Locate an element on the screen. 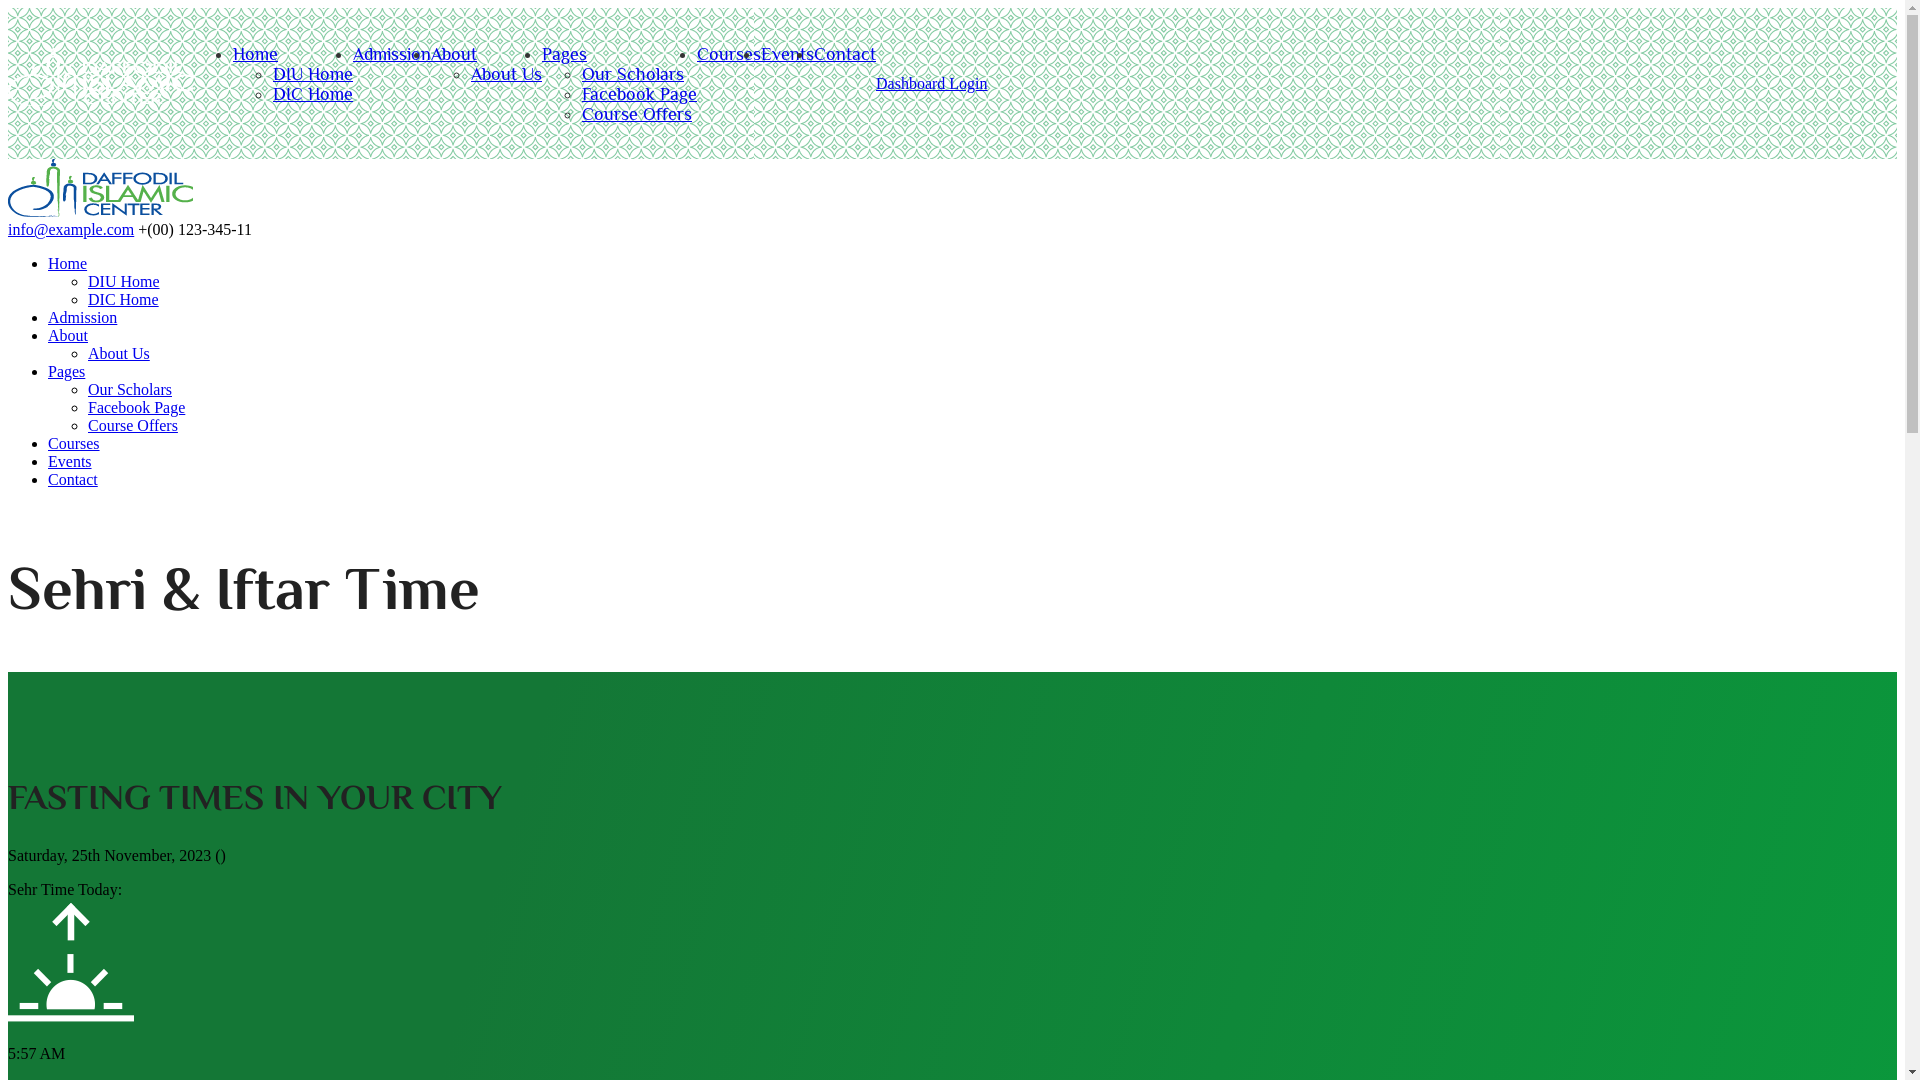 The image size is (1920, 1080). 'Events' is located at coordinates (786, 53).